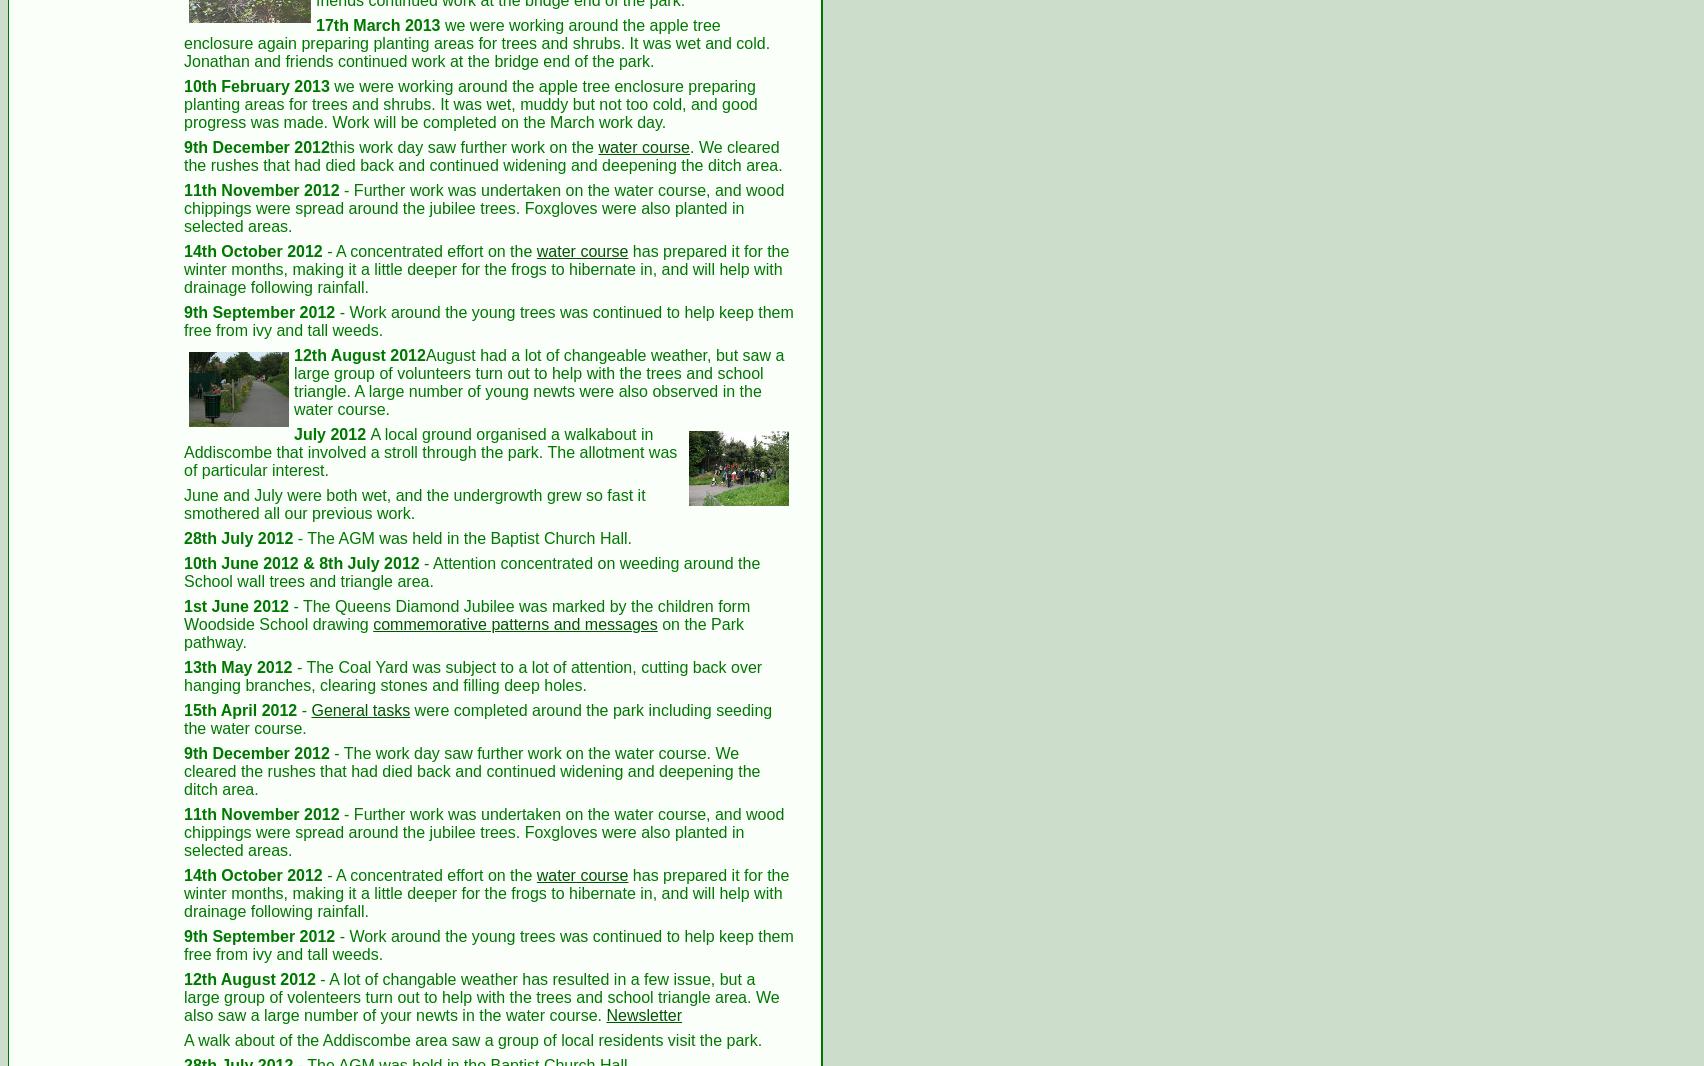  I want to click on '1st June 2012', so click(235, 605).